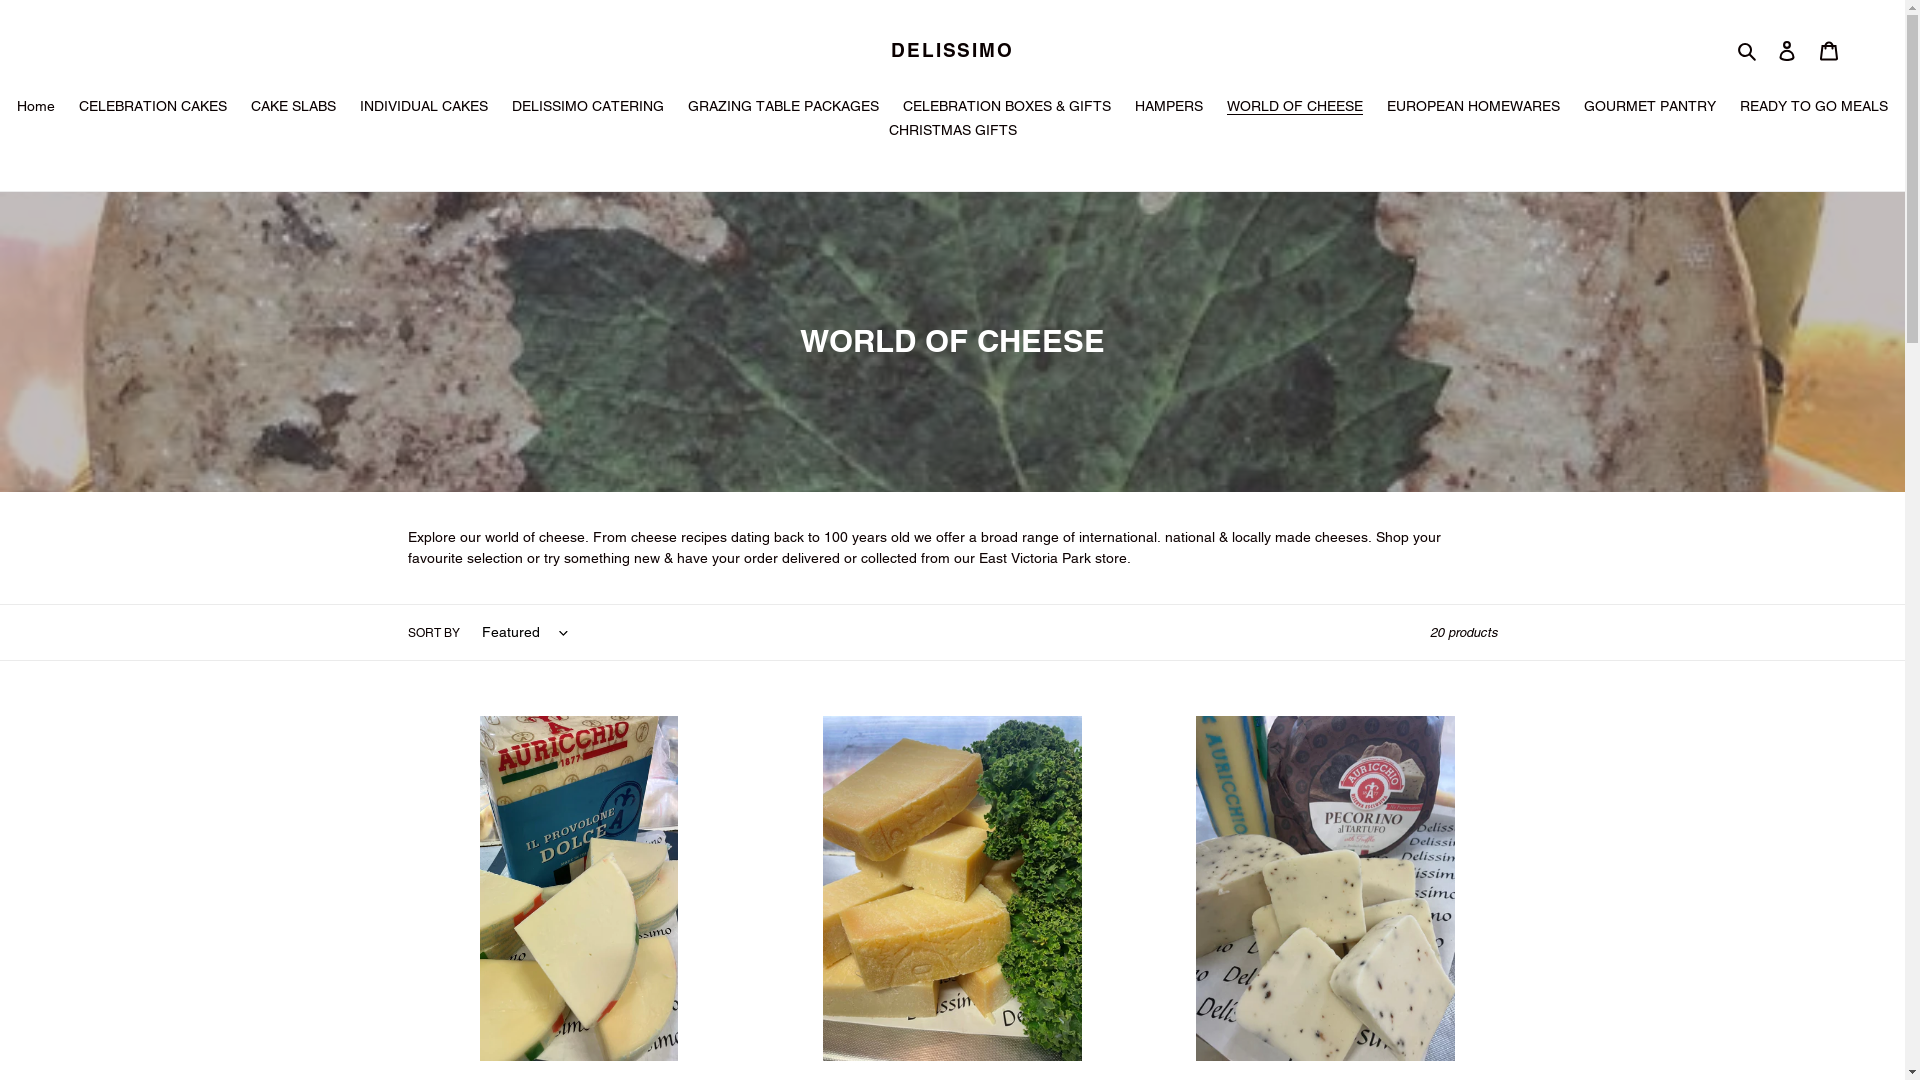  Describe the element at coordinates (1007, 108) in the screenshot. I see `'CELEBRATION BOXES & GIFTS'` at that location.